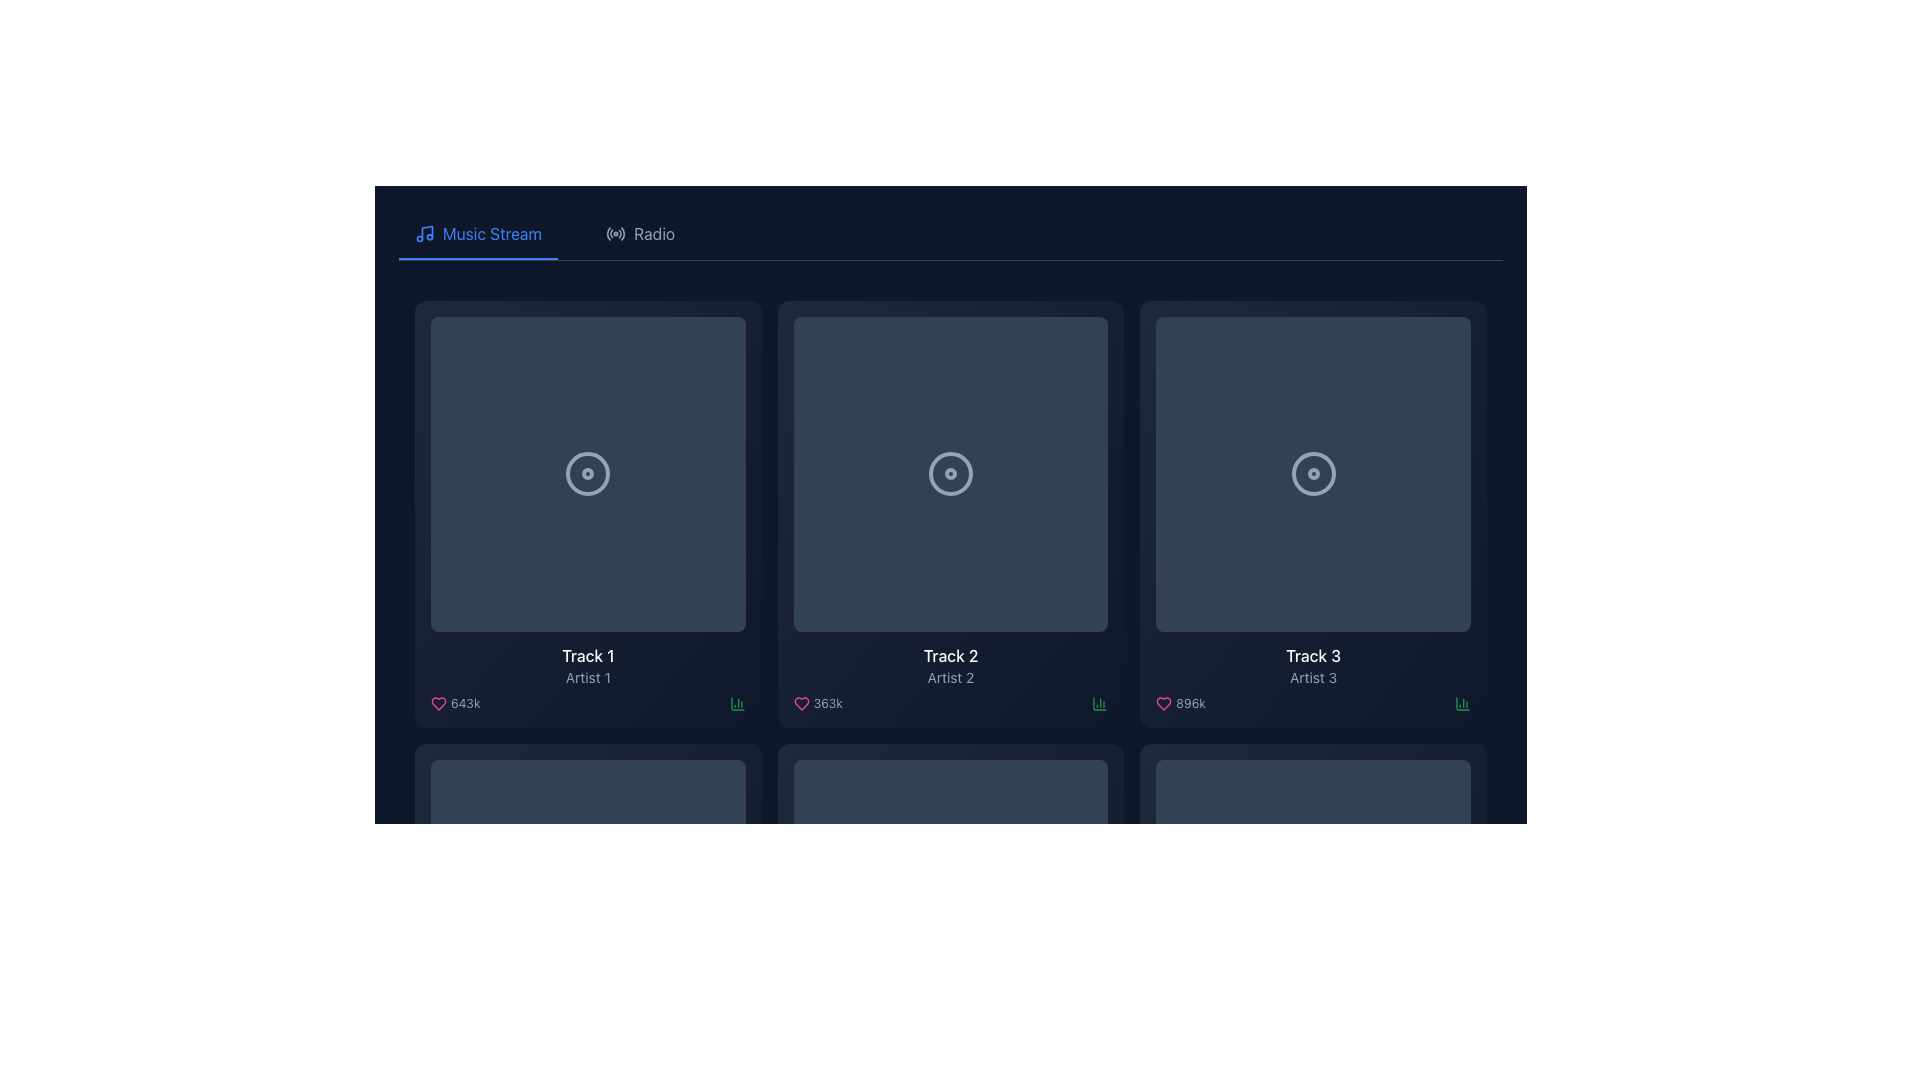 Image resolution: width=1920 pixels, height=1080 pixels. Describe the element at coordinates (949, 676) in the screenshot. I see `the static text label displaying the artist's name for 'Track 2', which is located below the track title and above the metrics label` at that location.